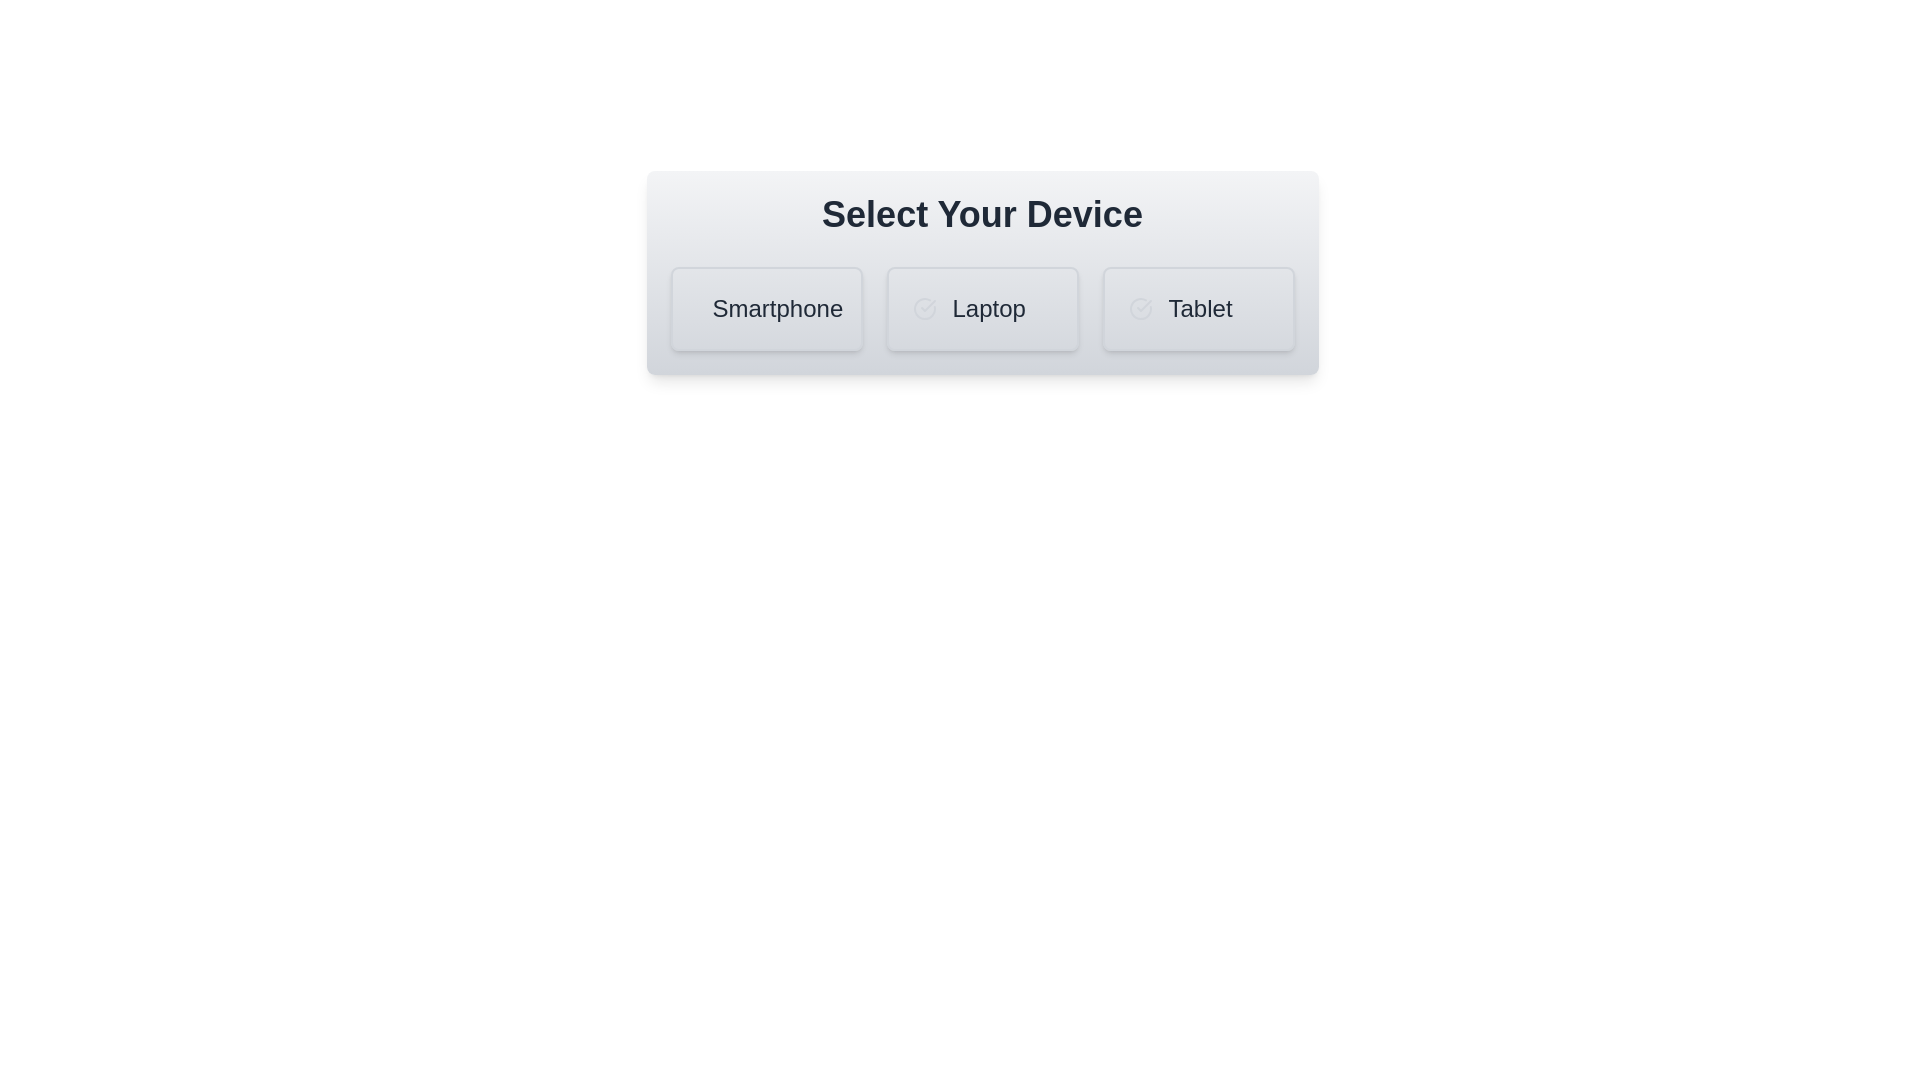  Describe the element at coordinates (982, 215) in the screenshot. I see `the Text header that introduces the purpose of the interface, positioned at the top center of the layout above a group of interactive buttons` at that location.